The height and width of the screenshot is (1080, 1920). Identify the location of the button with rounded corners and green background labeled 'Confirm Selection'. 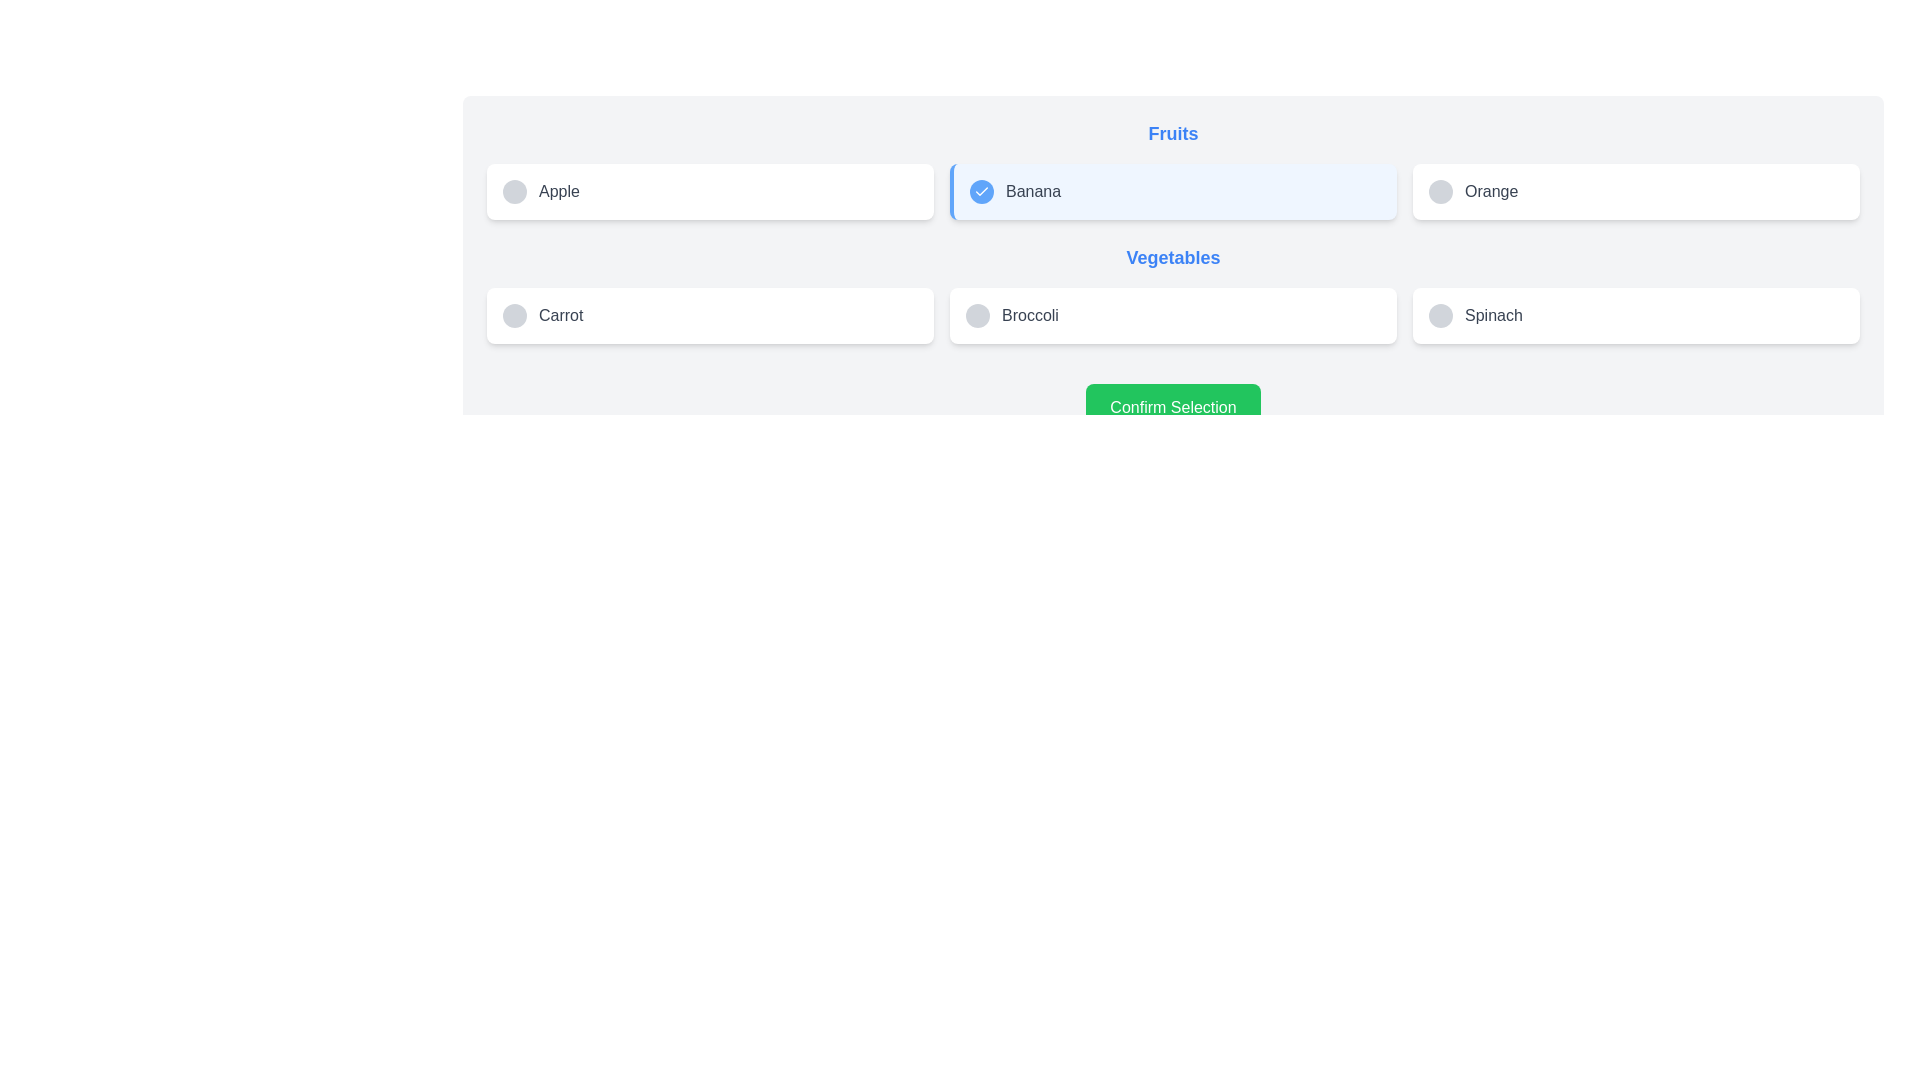
(1173, 407).